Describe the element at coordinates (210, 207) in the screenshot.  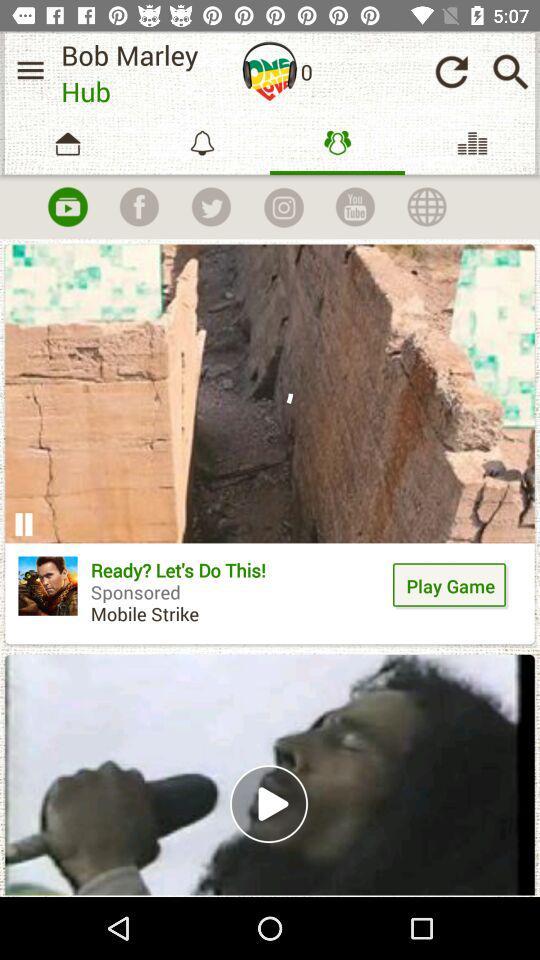
I see `twitter button` at that location.